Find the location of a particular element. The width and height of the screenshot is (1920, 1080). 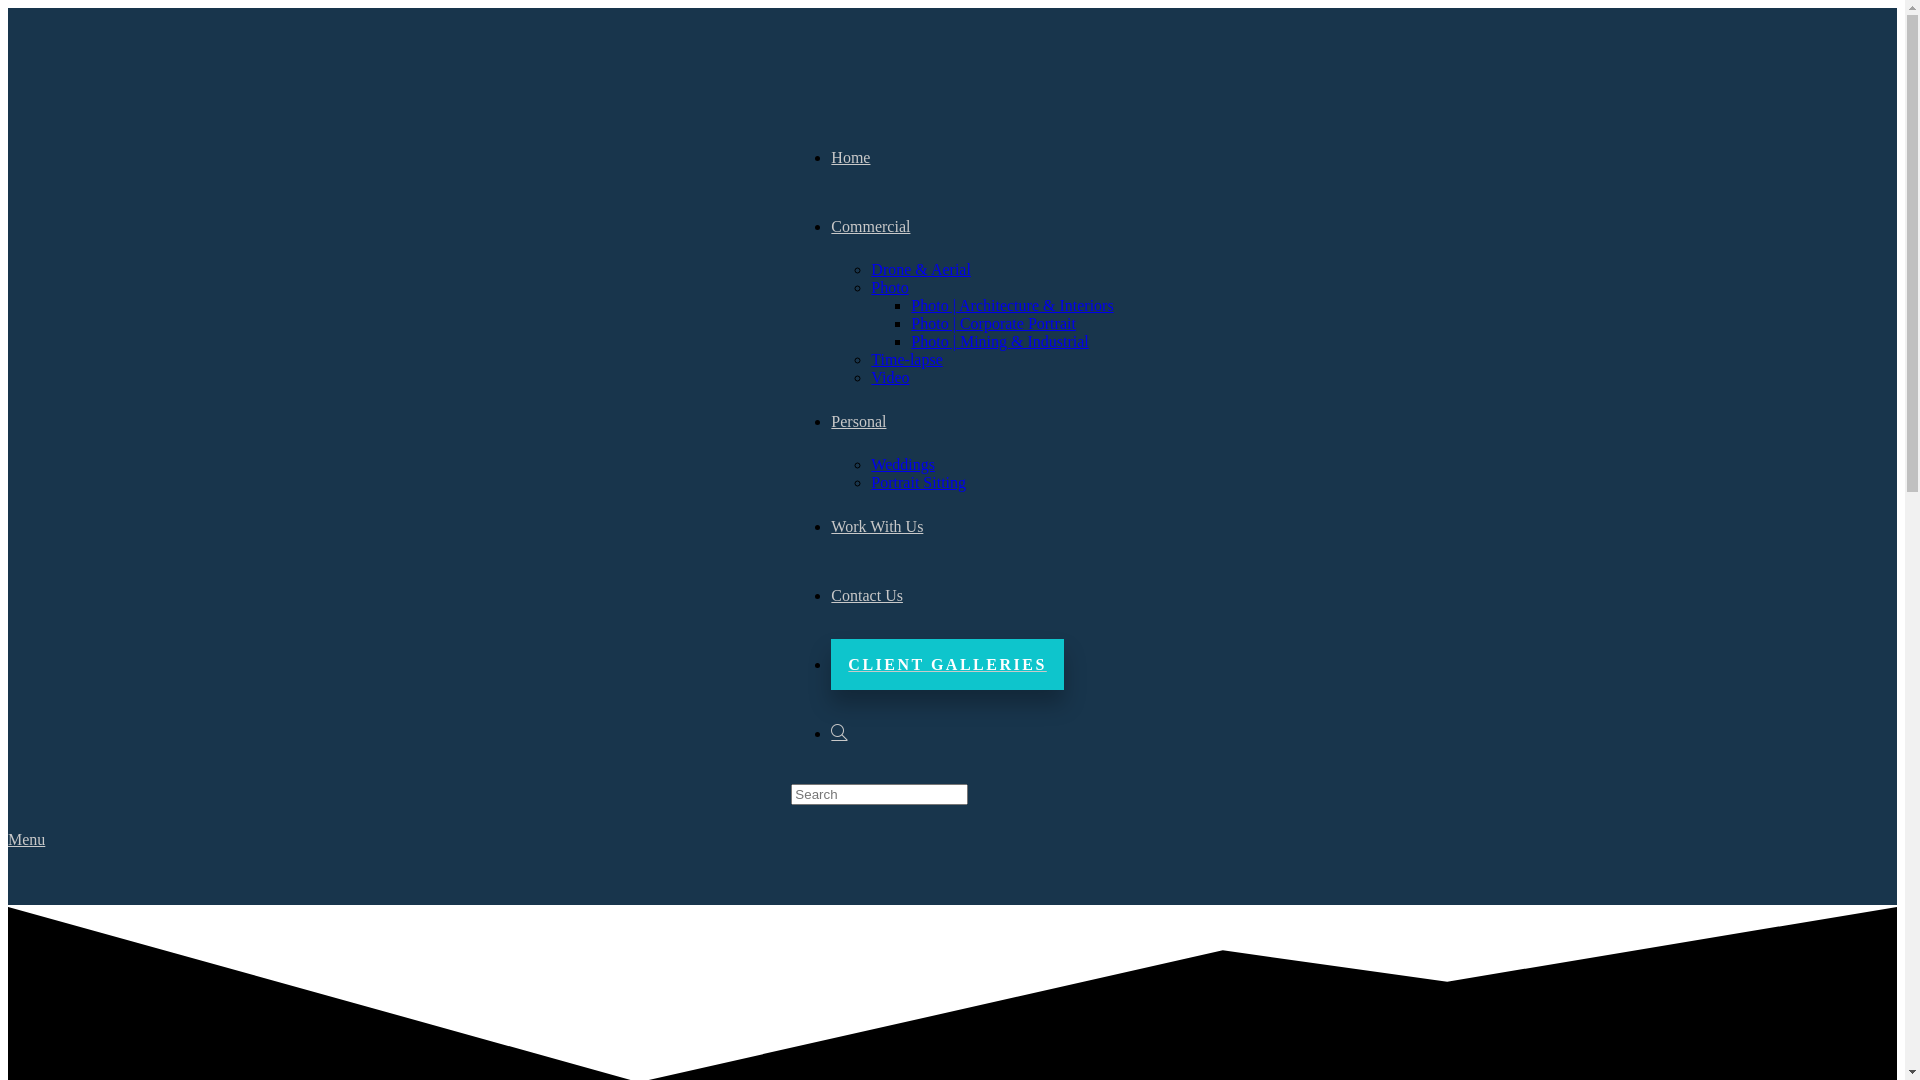

'Commercial' is located at coordinates (870, 225).